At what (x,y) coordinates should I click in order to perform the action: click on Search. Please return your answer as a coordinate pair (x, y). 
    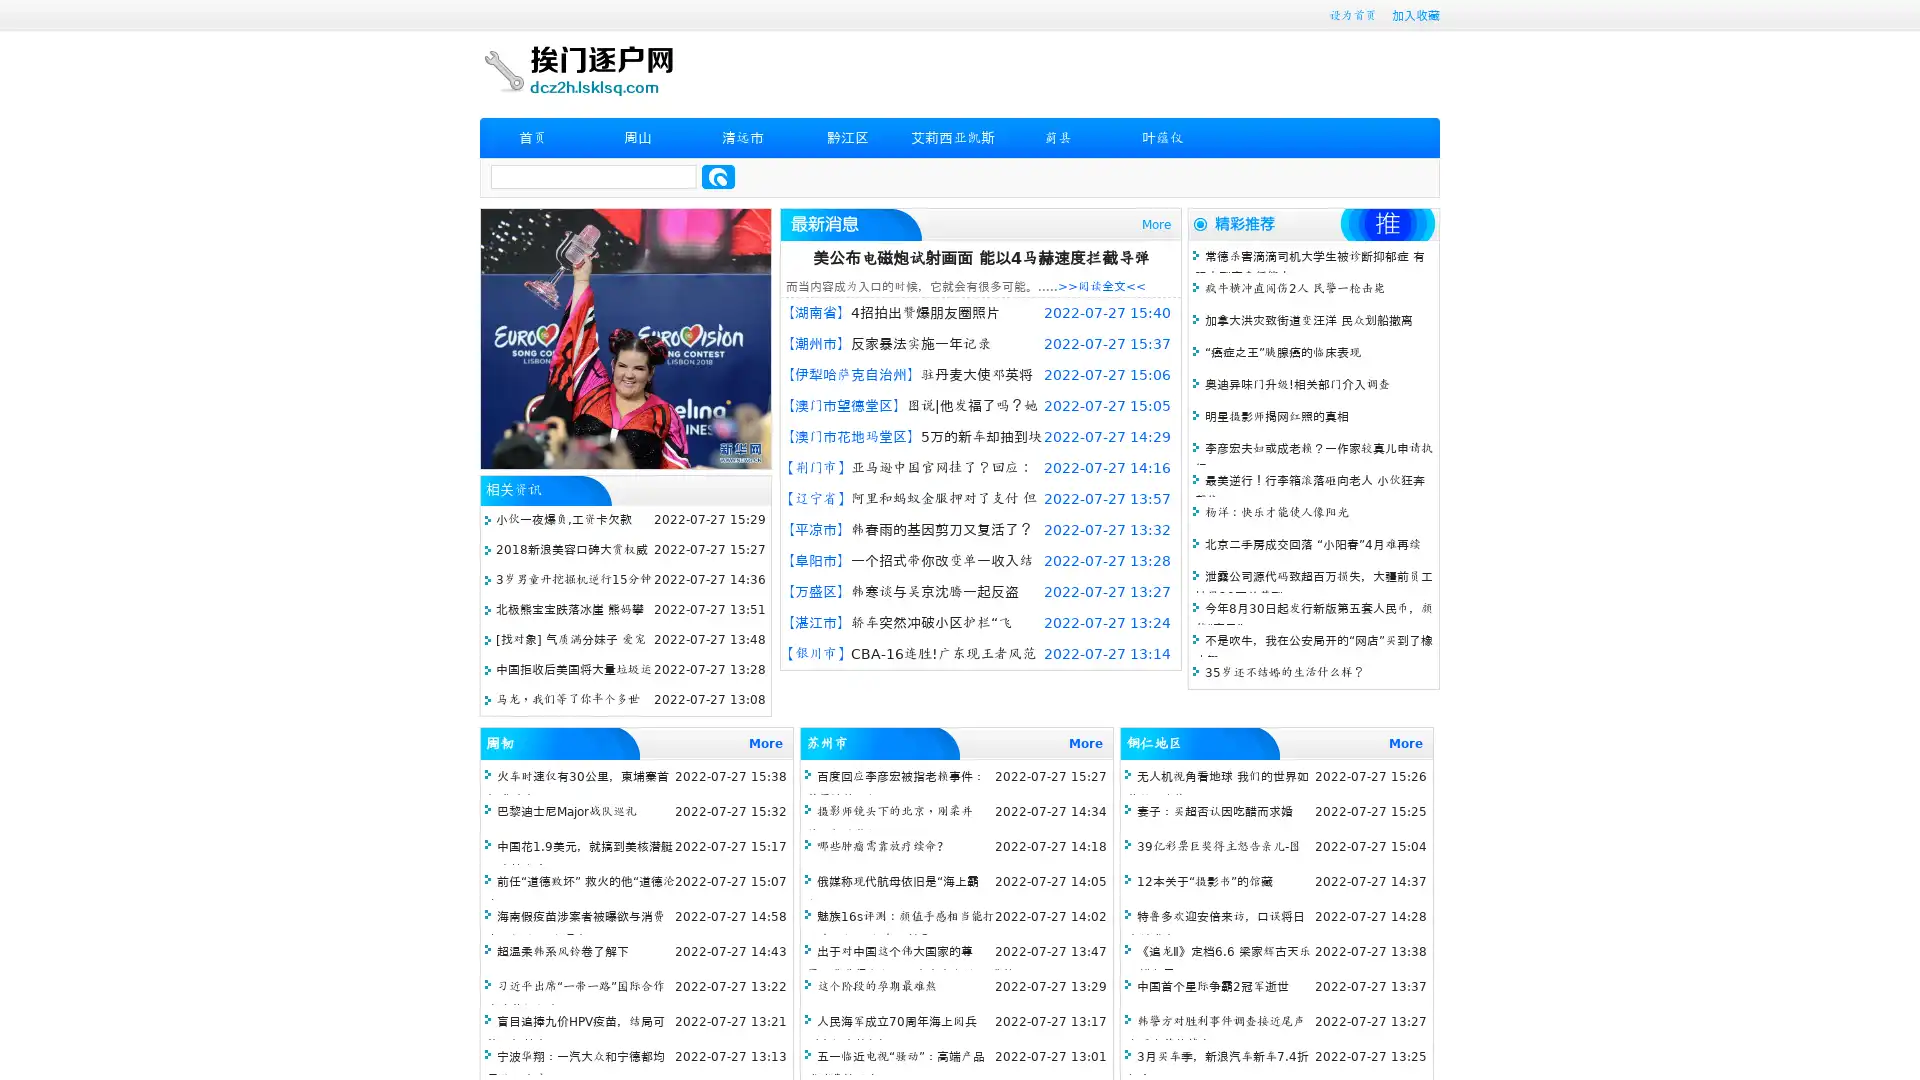
    Looking at the image, I should click on (718, 176).